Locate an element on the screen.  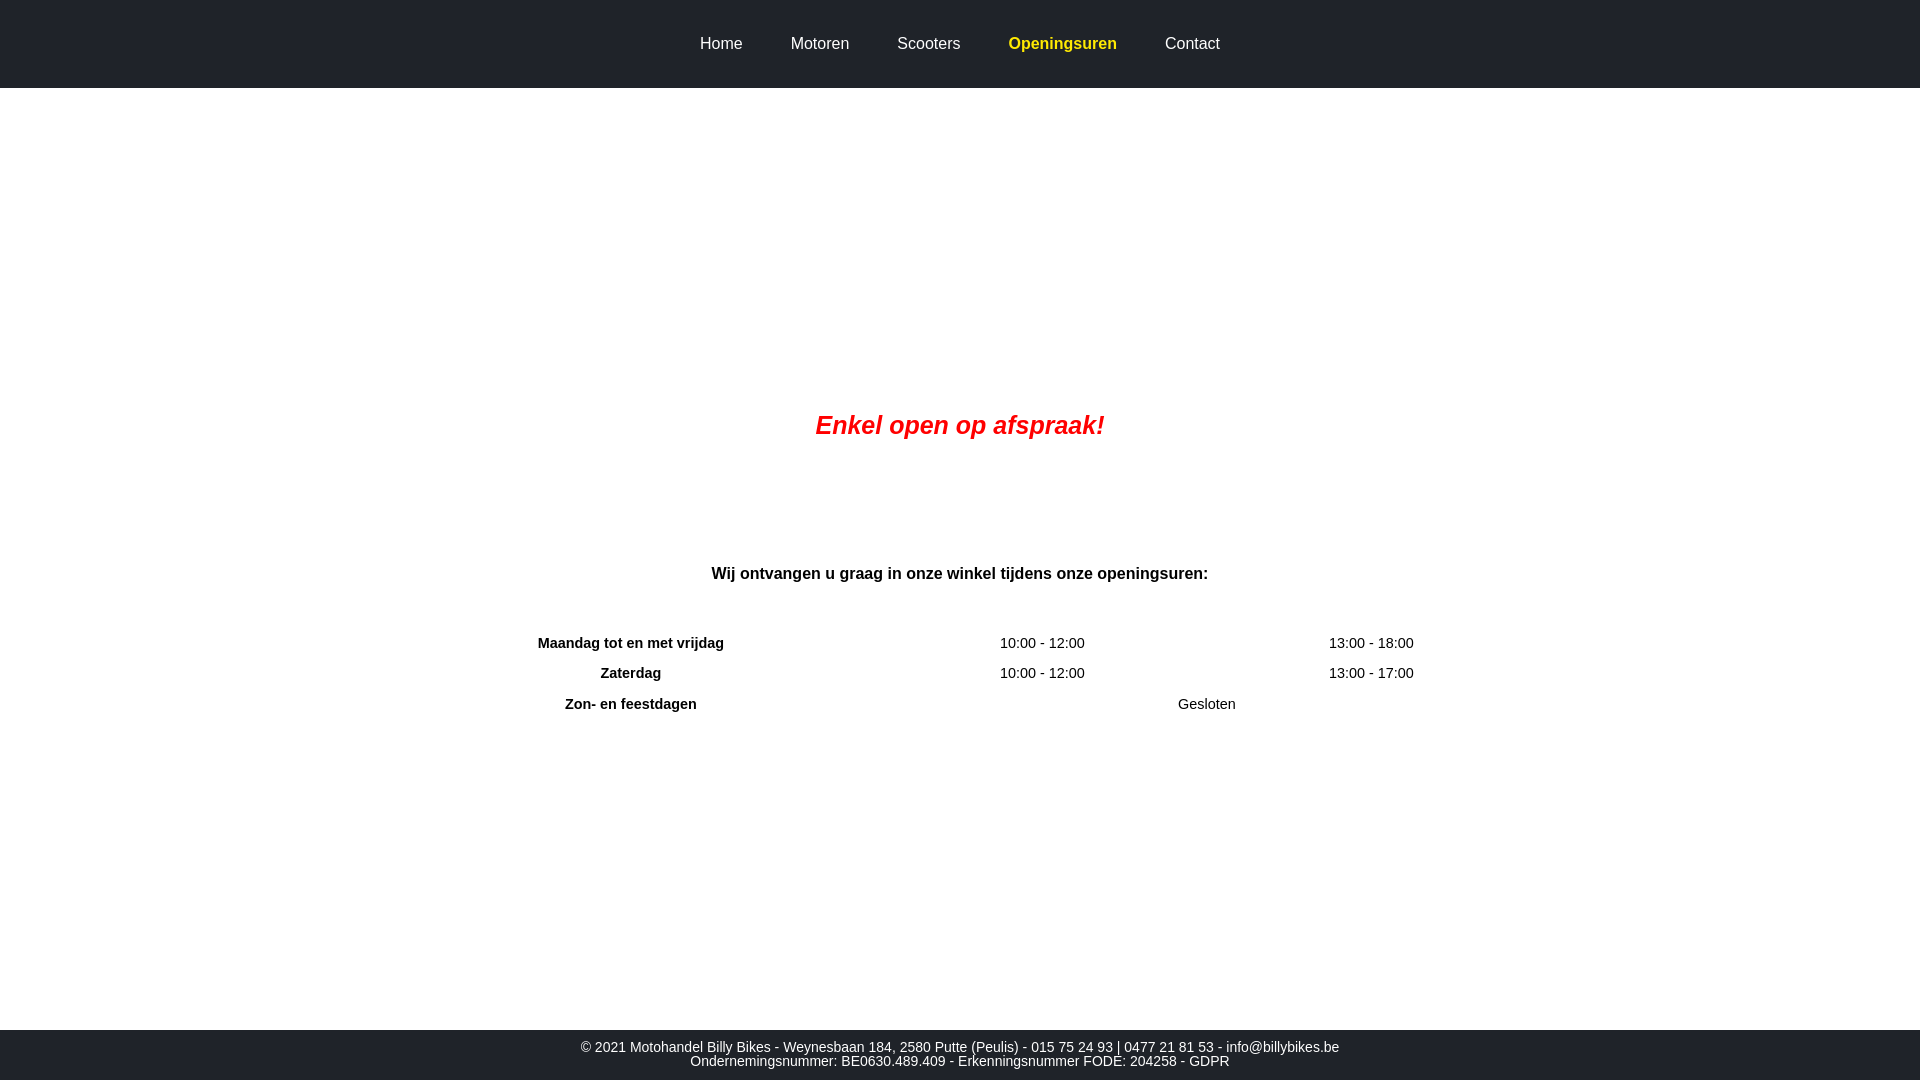
'Scooters' is located at coordinates (927, 43).